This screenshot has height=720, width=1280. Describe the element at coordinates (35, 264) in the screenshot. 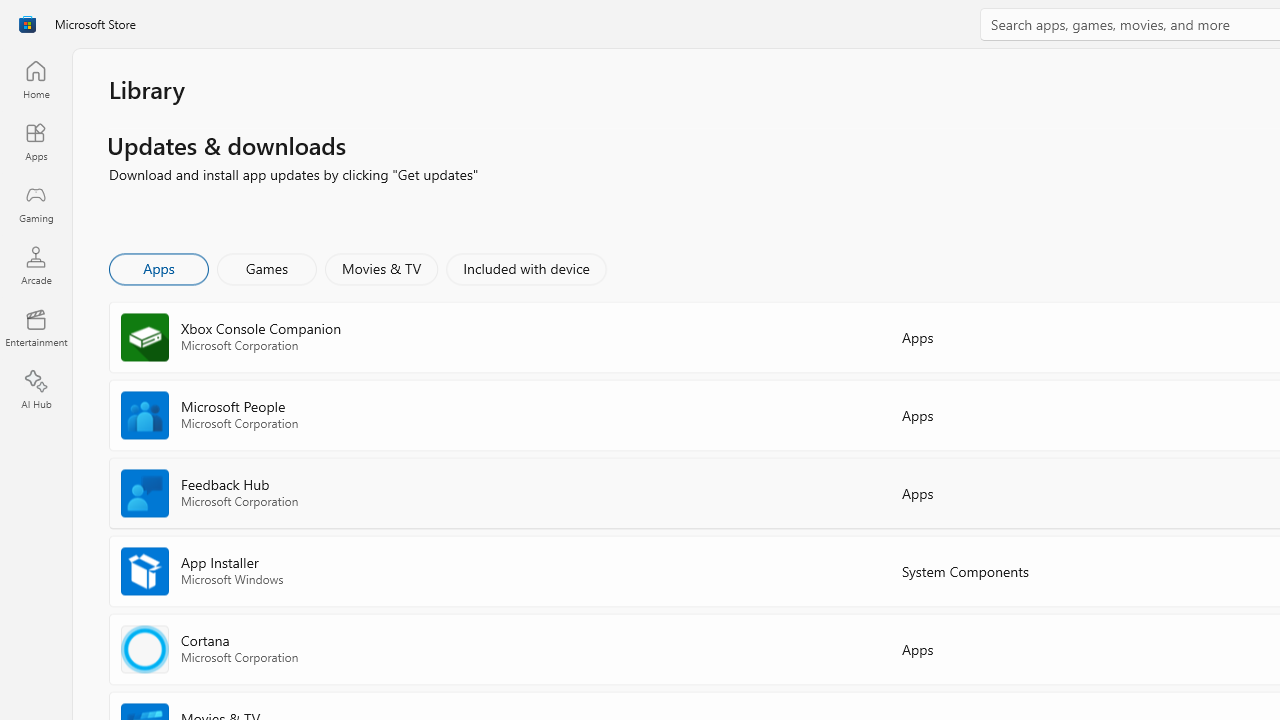

I see `'Arcade'` at that location.